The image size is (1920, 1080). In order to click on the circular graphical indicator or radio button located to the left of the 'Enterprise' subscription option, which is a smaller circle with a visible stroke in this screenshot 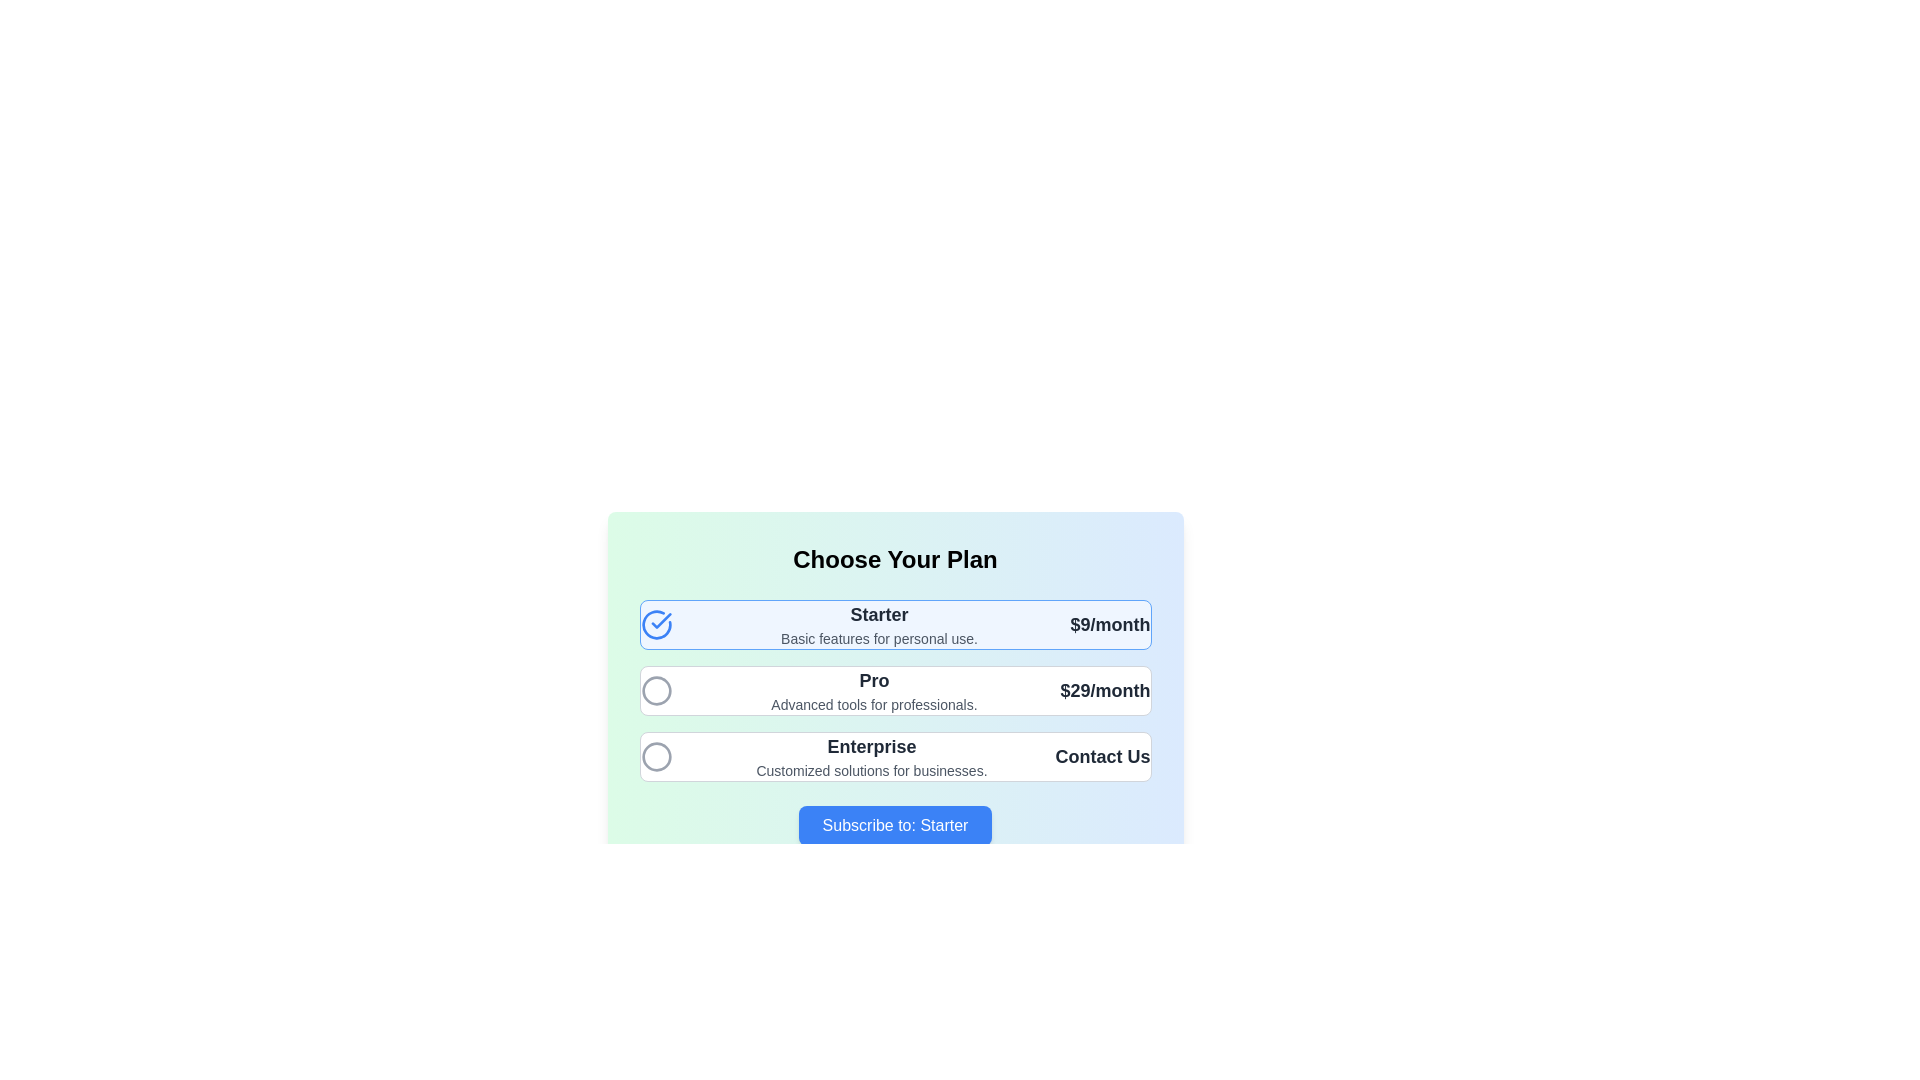, I will do `click(656, 756)`.